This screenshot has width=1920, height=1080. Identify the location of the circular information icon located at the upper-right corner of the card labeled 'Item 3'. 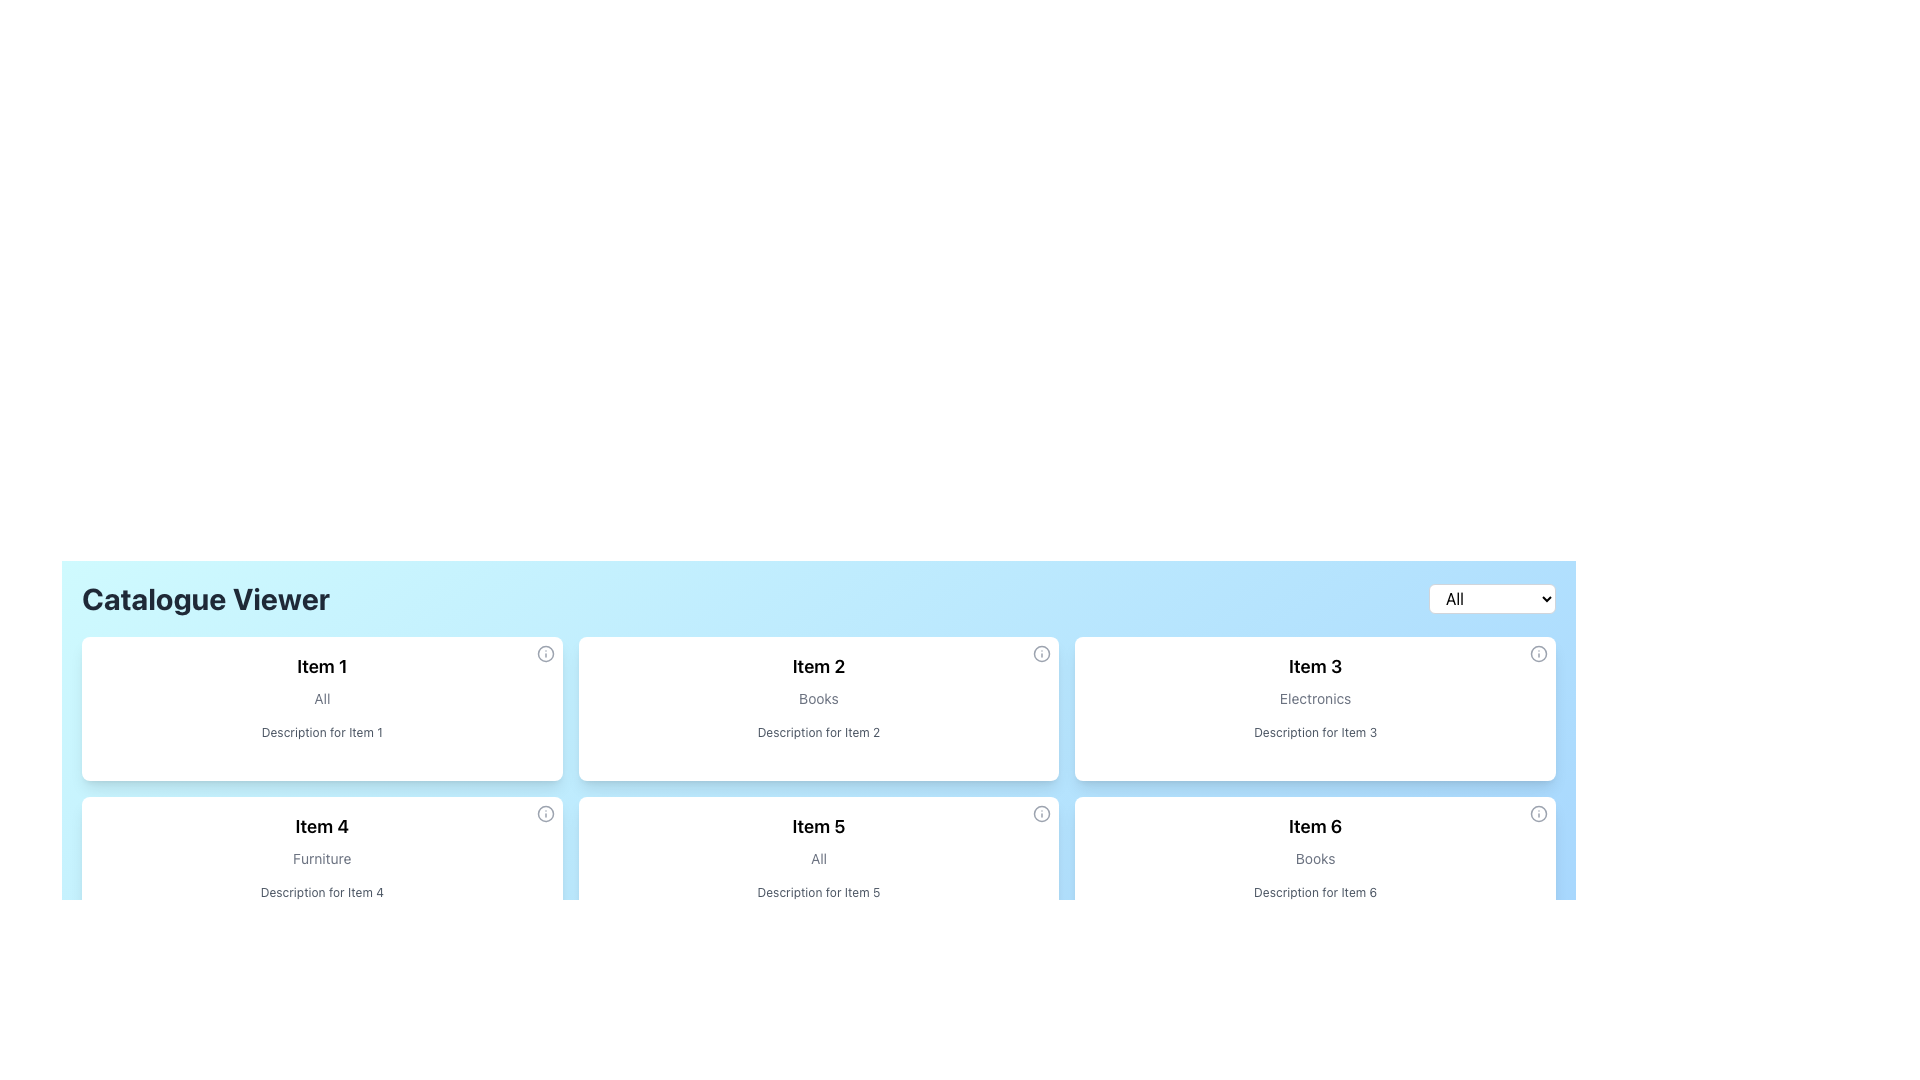
(1538, 654).